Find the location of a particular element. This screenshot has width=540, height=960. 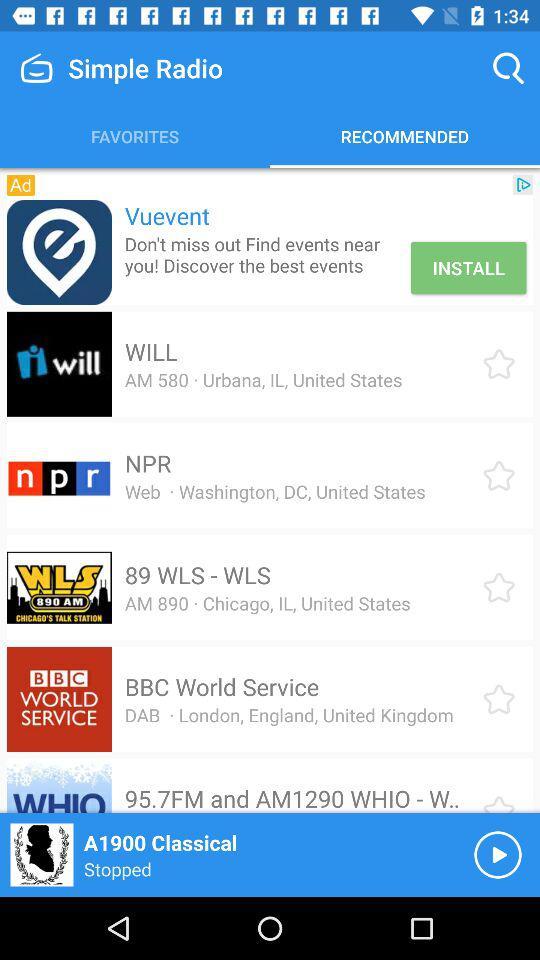

advertisement icon is located at coordinates (59, 251).